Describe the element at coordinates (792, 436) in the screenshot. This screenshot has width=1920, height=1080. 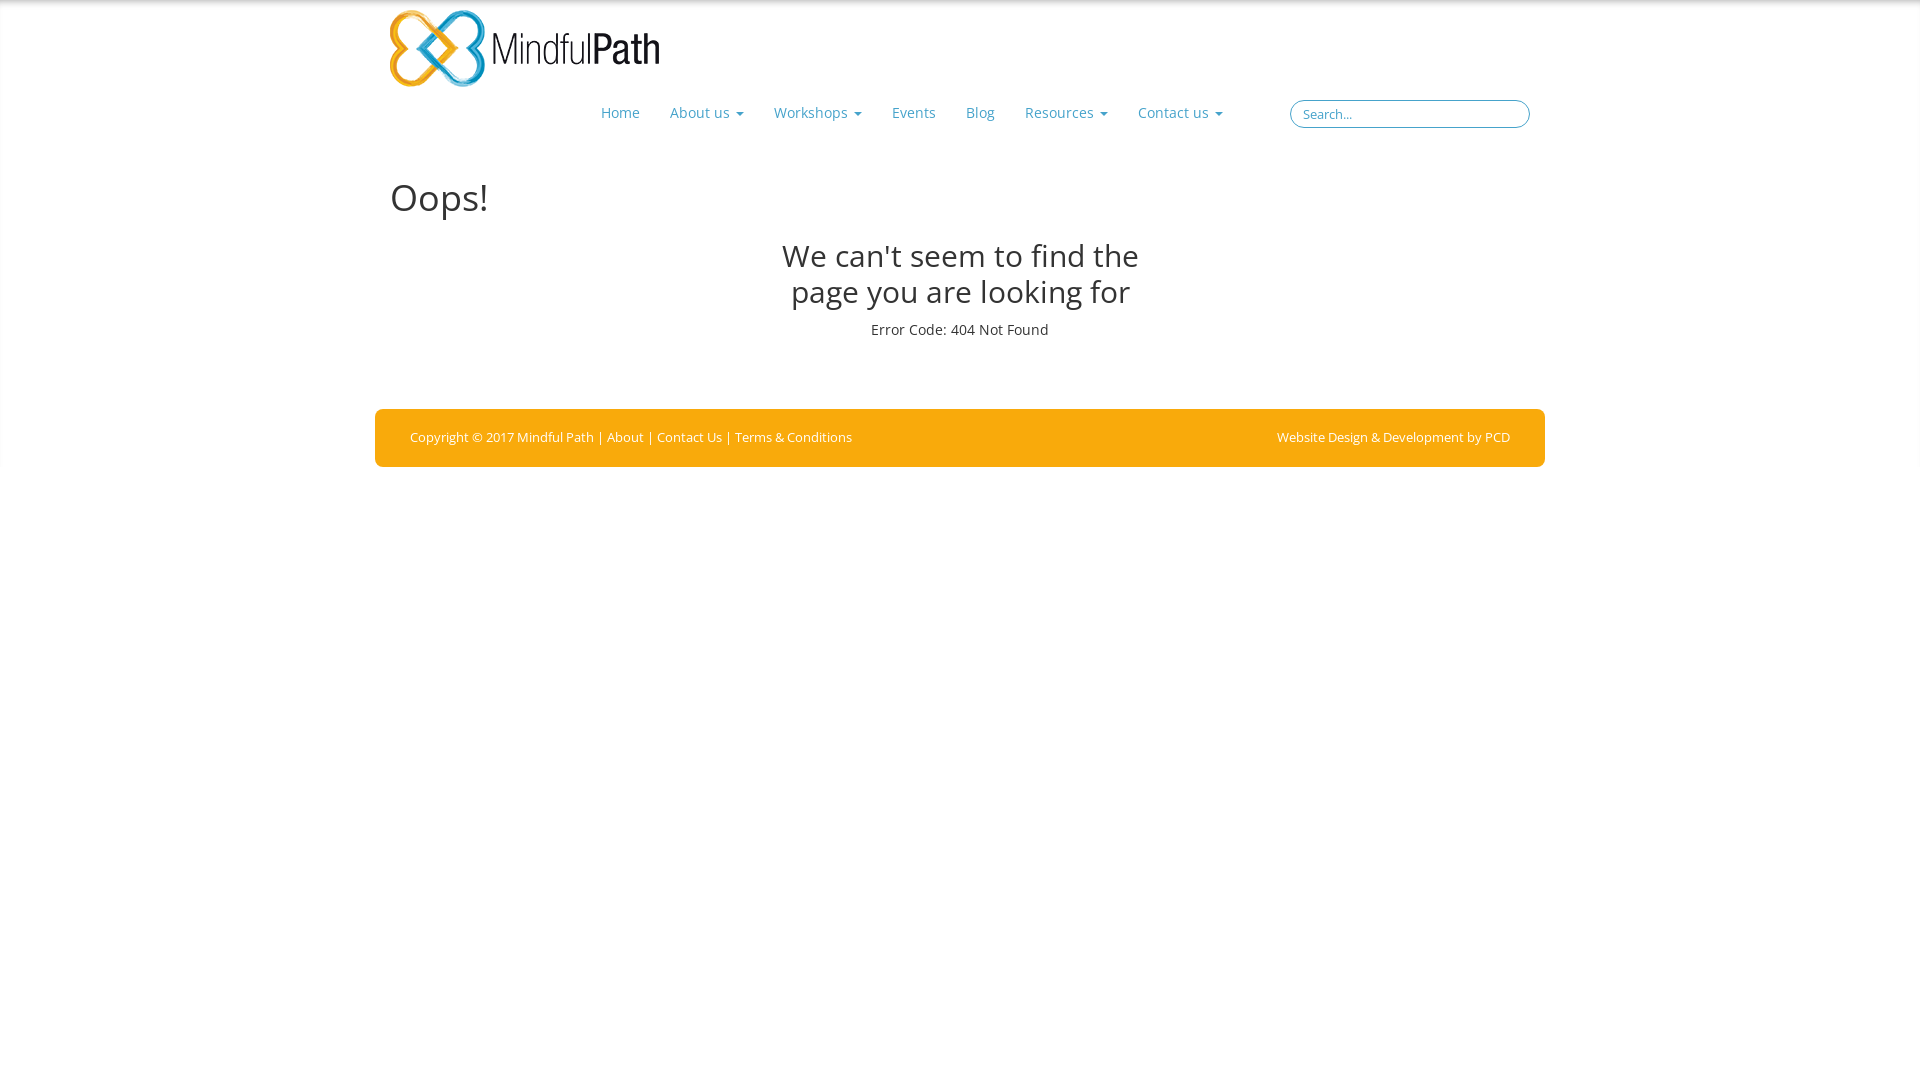
I see `'Terms & Conditions'` at that location.